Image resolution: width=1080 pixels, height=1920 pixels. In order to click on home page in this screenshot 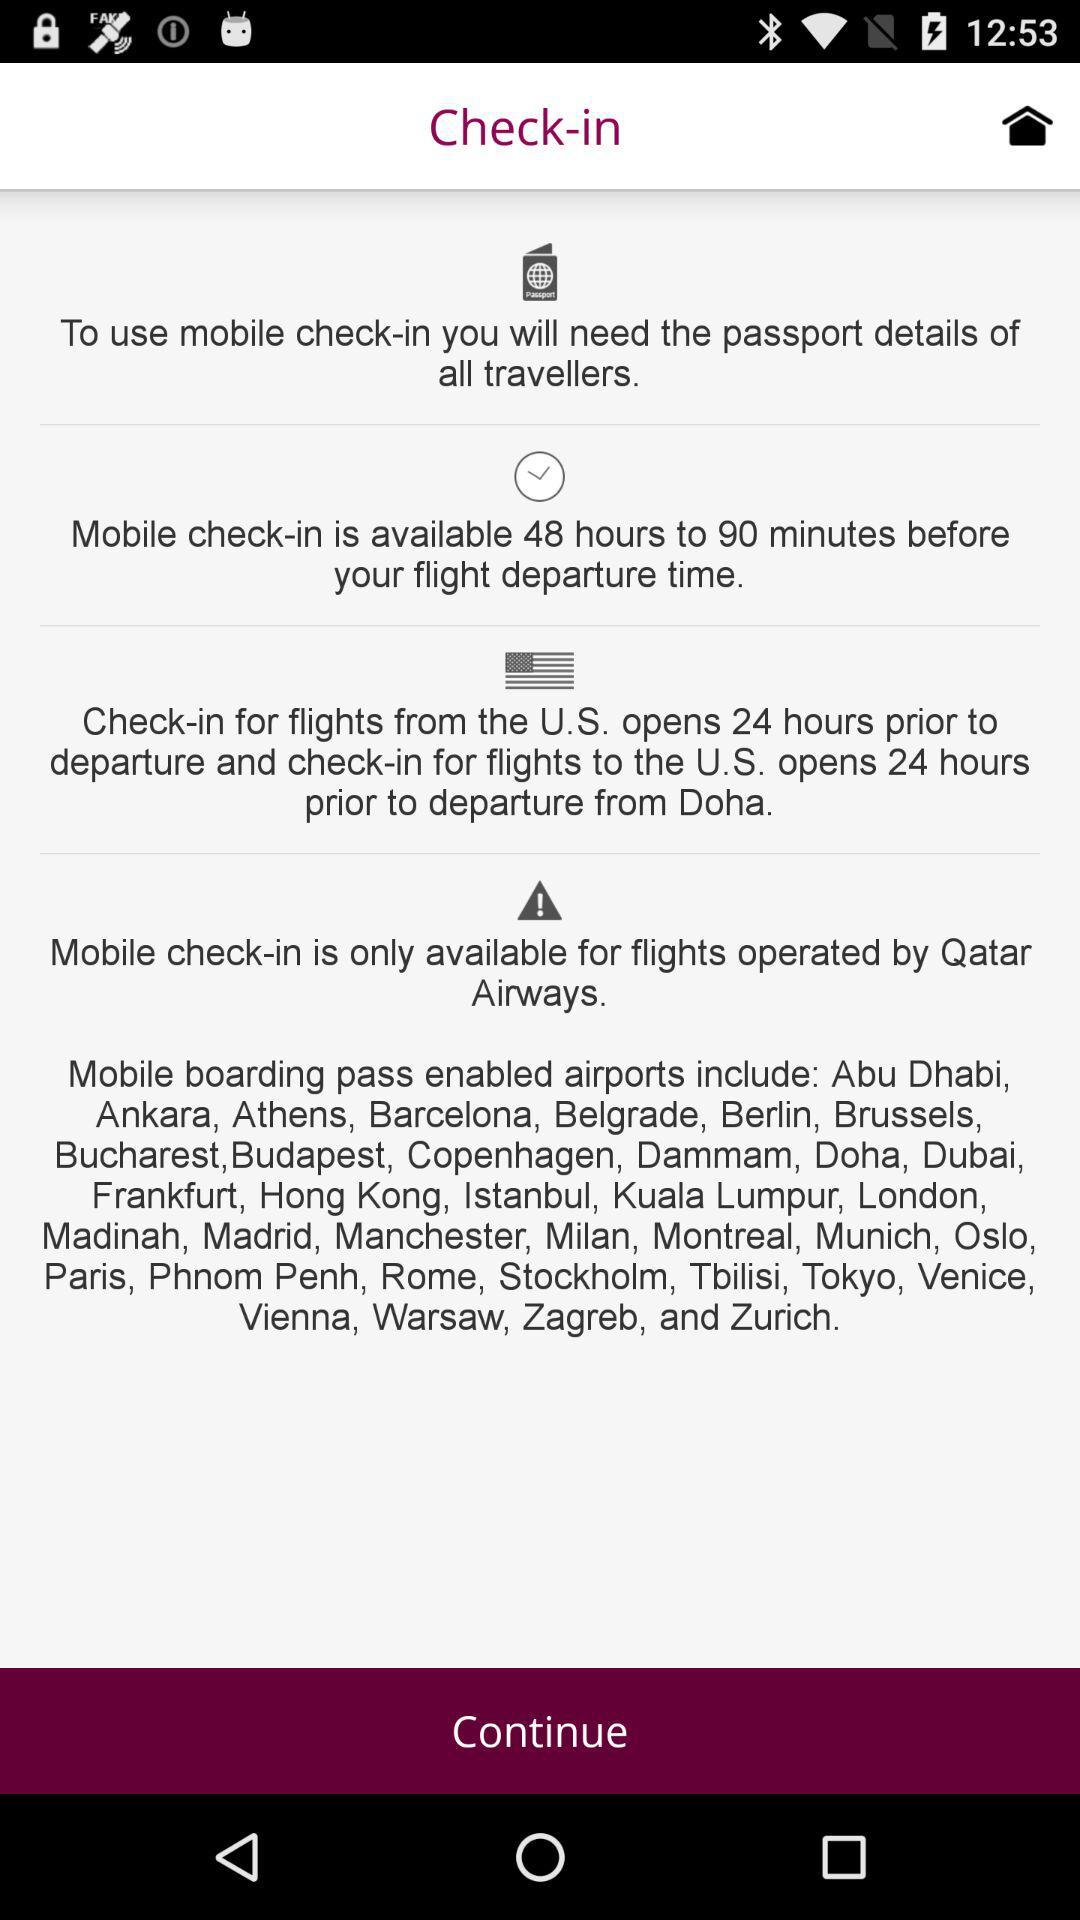, I will do `click(1027, 124)`.